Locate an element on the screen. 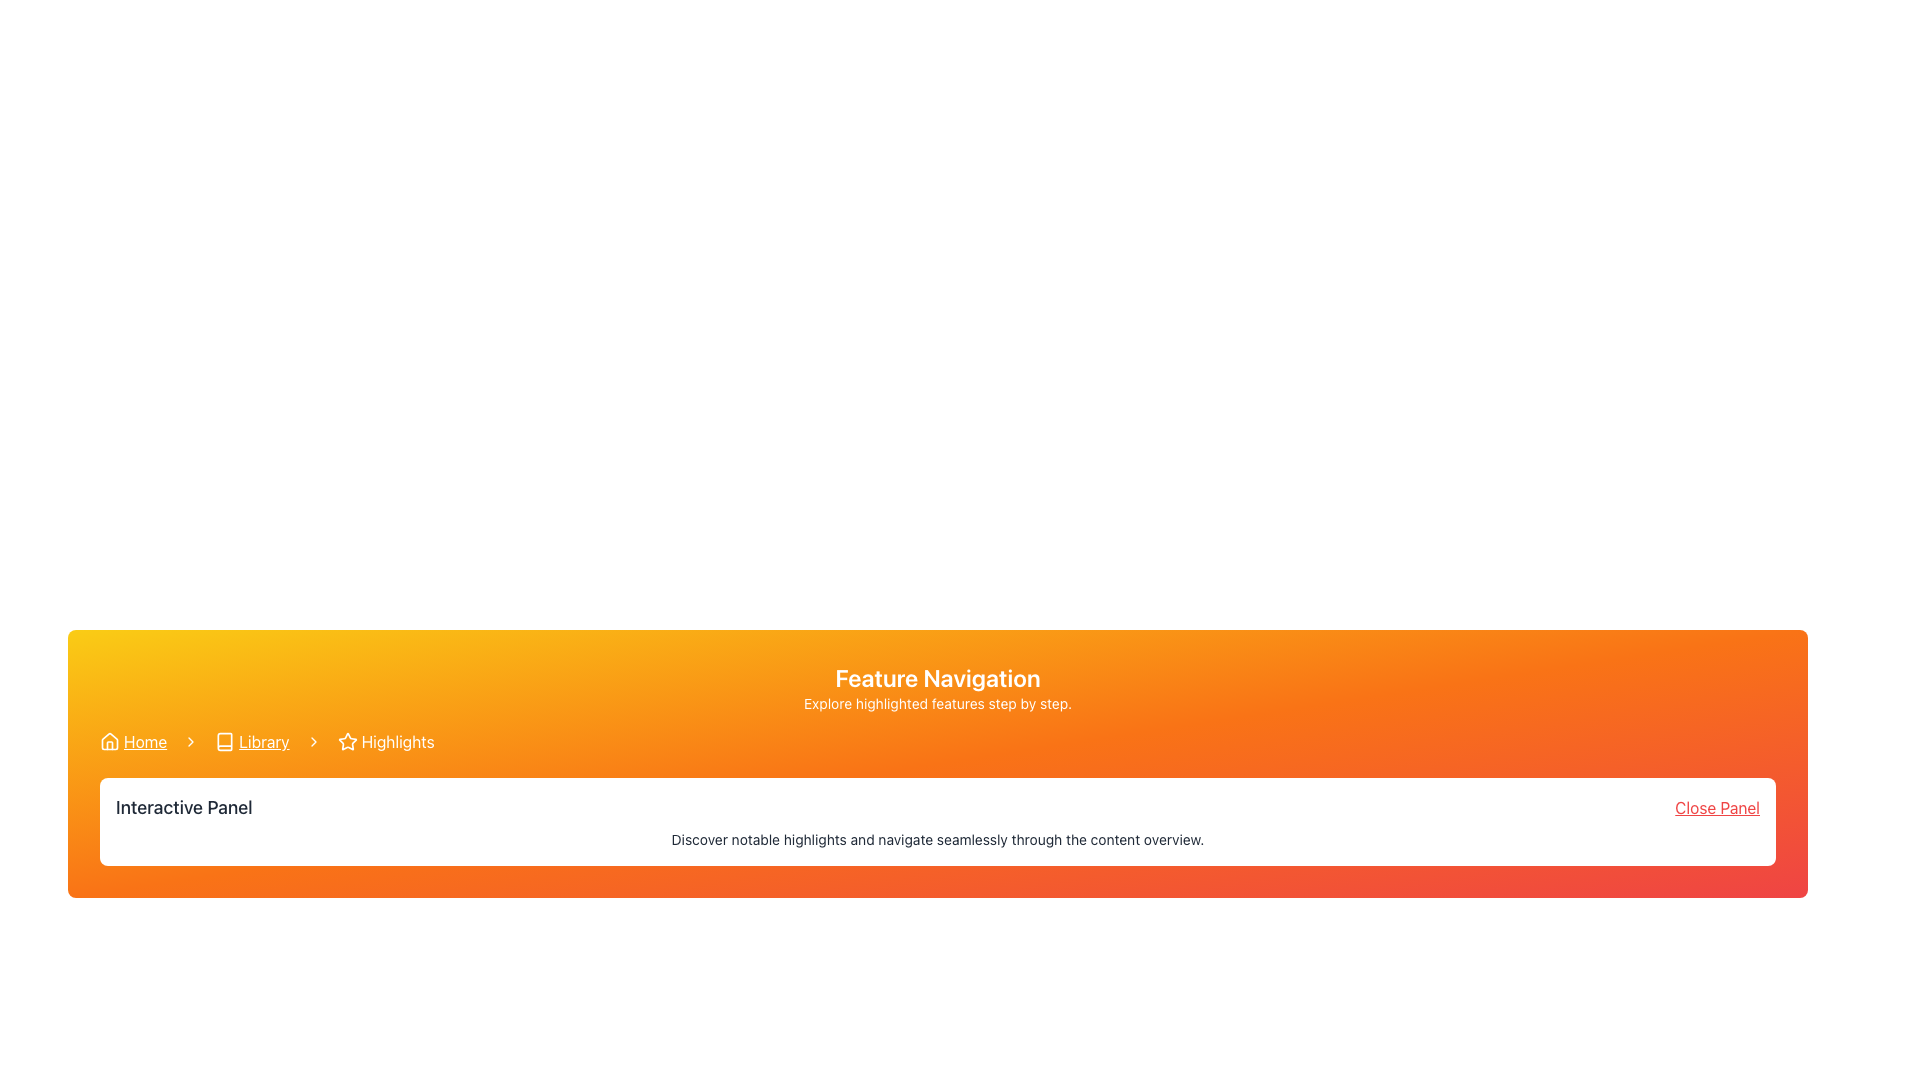 This screenshot has width=1920, height=1080. the house icon in the breadcrumb navigation bar is located at coordinates (109, 741).